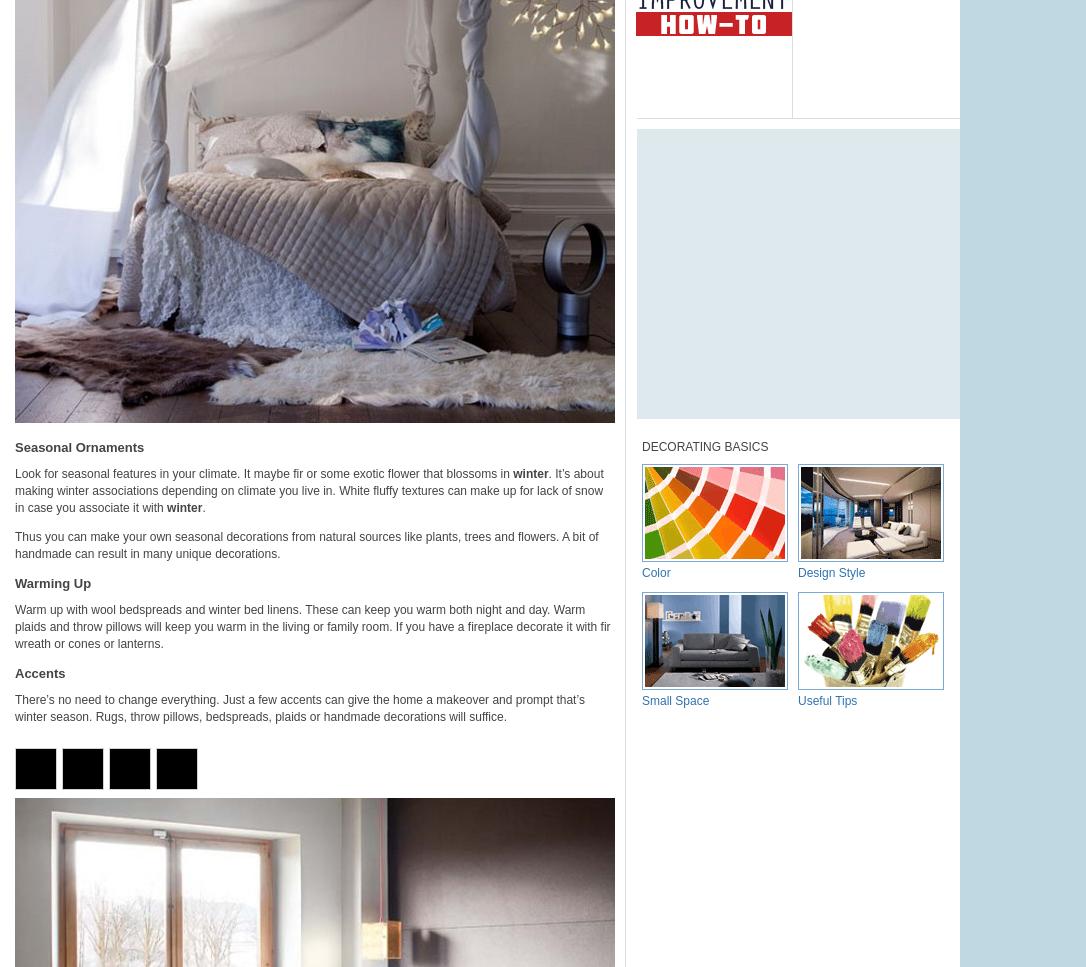 The height and width of the screenshot is (967, 1086). I want to click on '. It’s about making winter associations depending on climate you live in. White fluffy textures can make up for lack of snow in case you associate it with', so click(14, 490).